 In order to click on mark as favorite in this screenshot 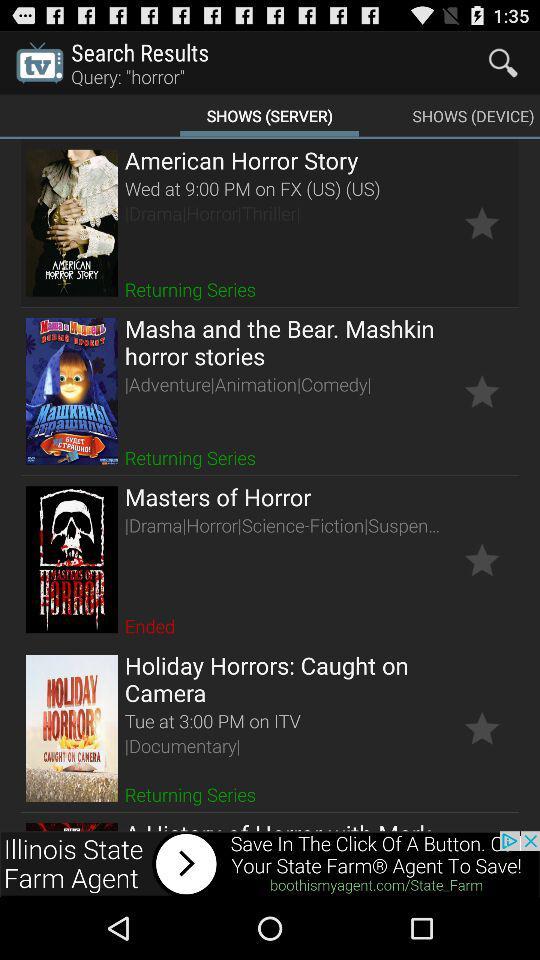, I will do `click(481, 390)`.